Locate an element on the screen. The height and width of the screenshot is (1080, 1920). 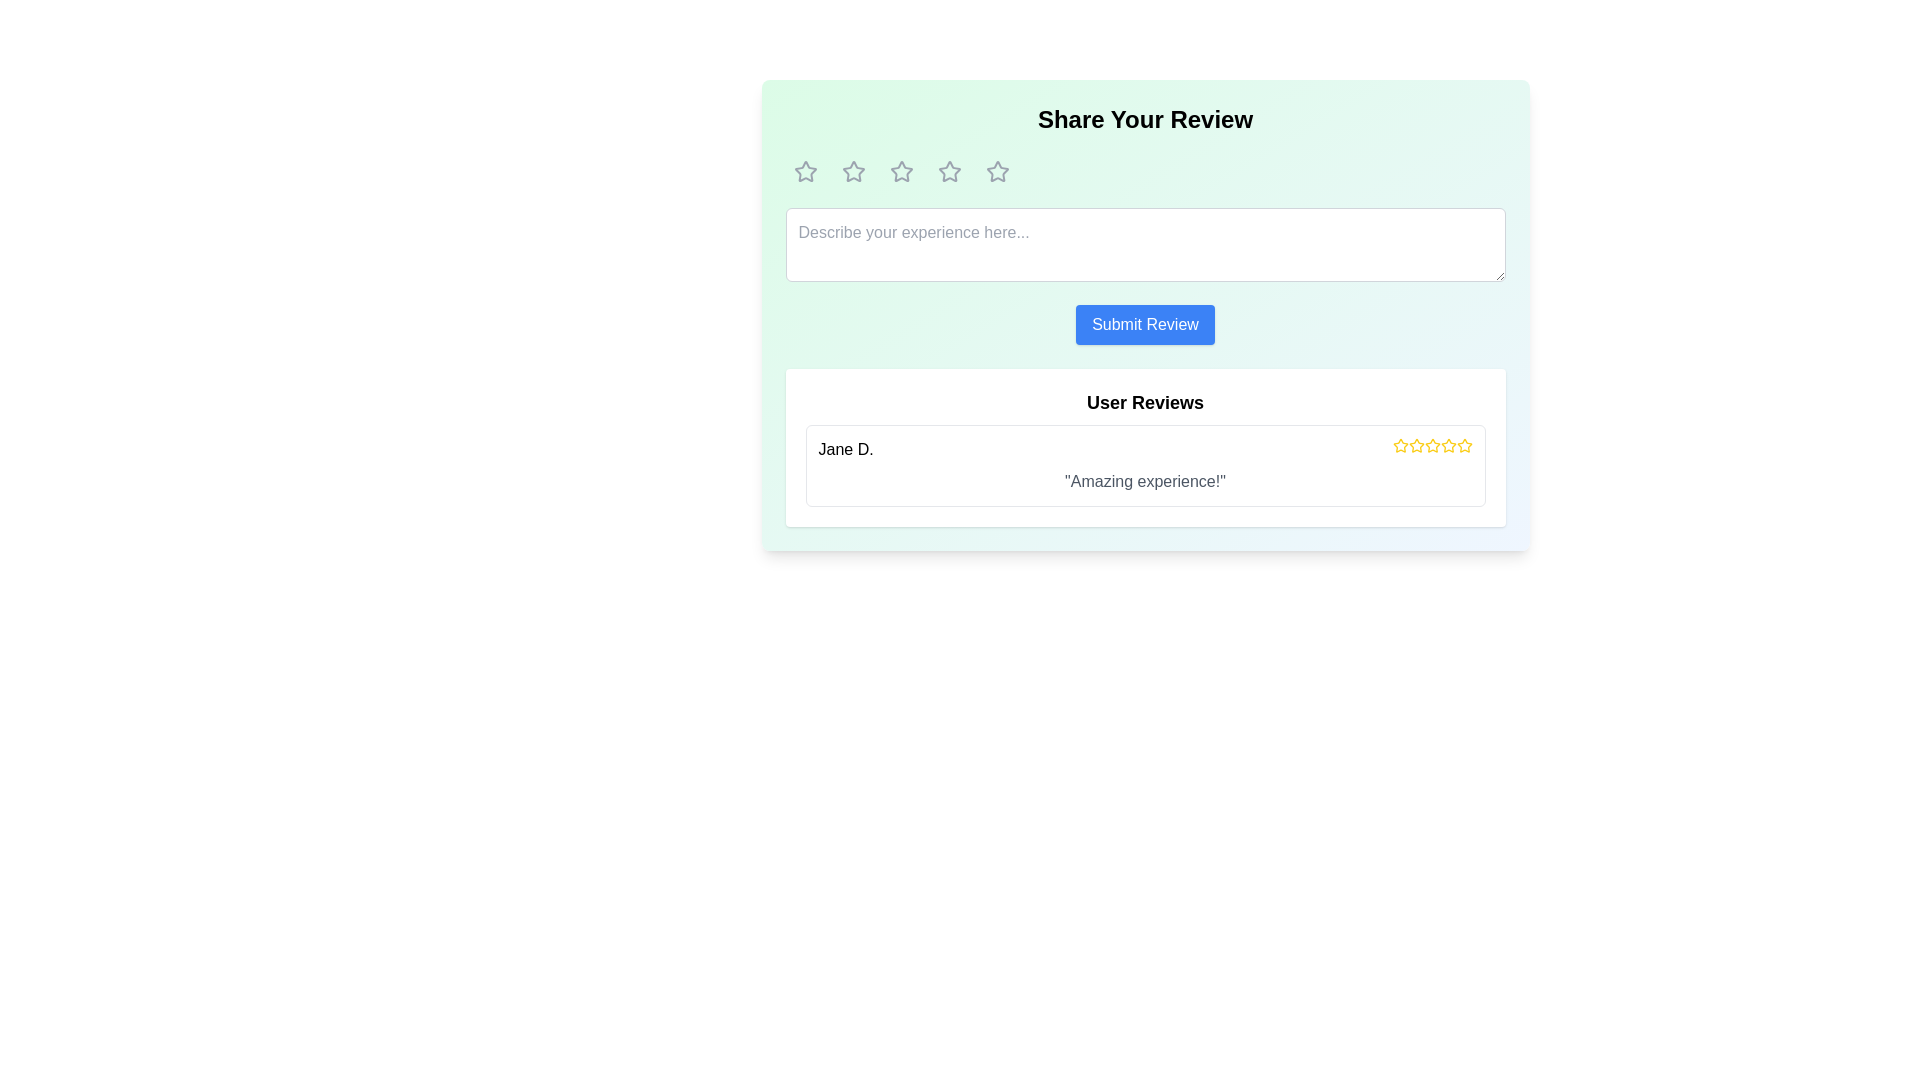
the second star icon from the left in the rating system above the feedback text area is located at coordinates (853, 171).